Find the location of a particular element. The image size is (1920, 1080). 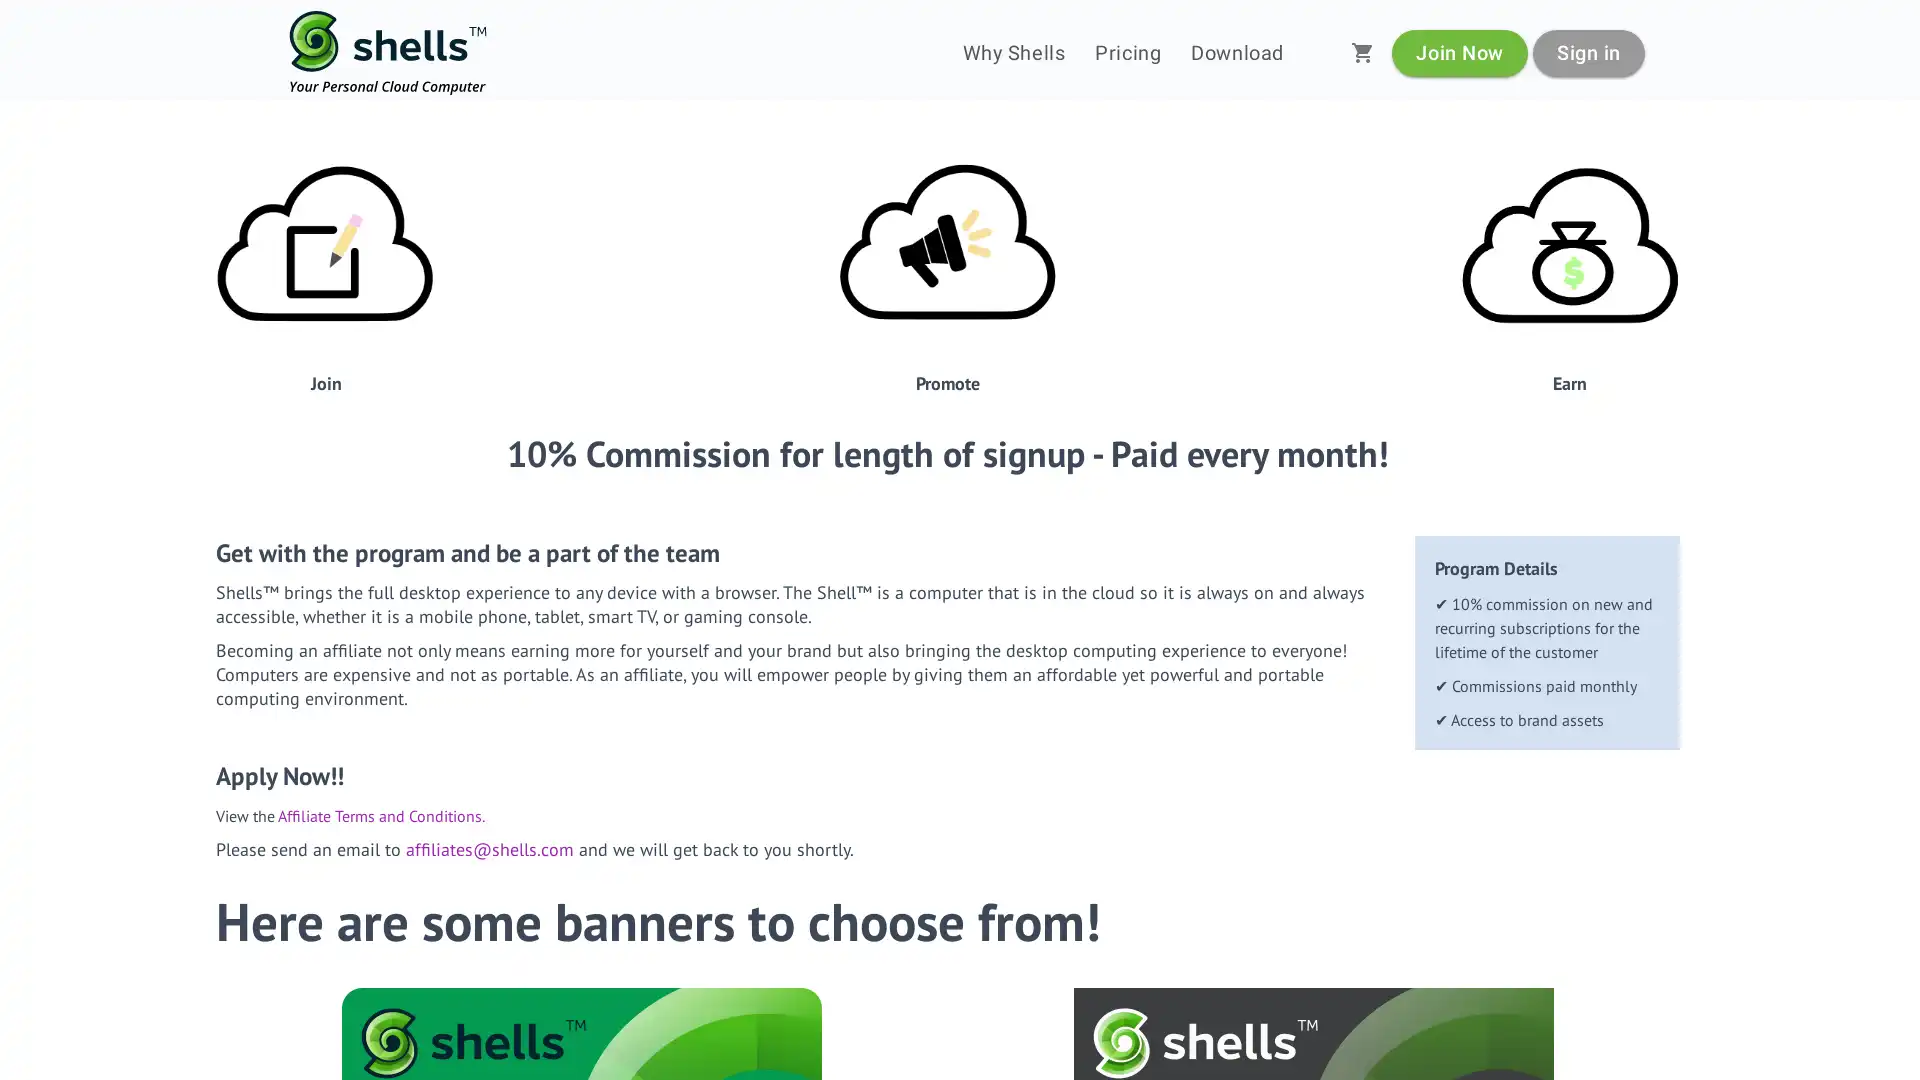

Download is located at coordinates (1236, 52).